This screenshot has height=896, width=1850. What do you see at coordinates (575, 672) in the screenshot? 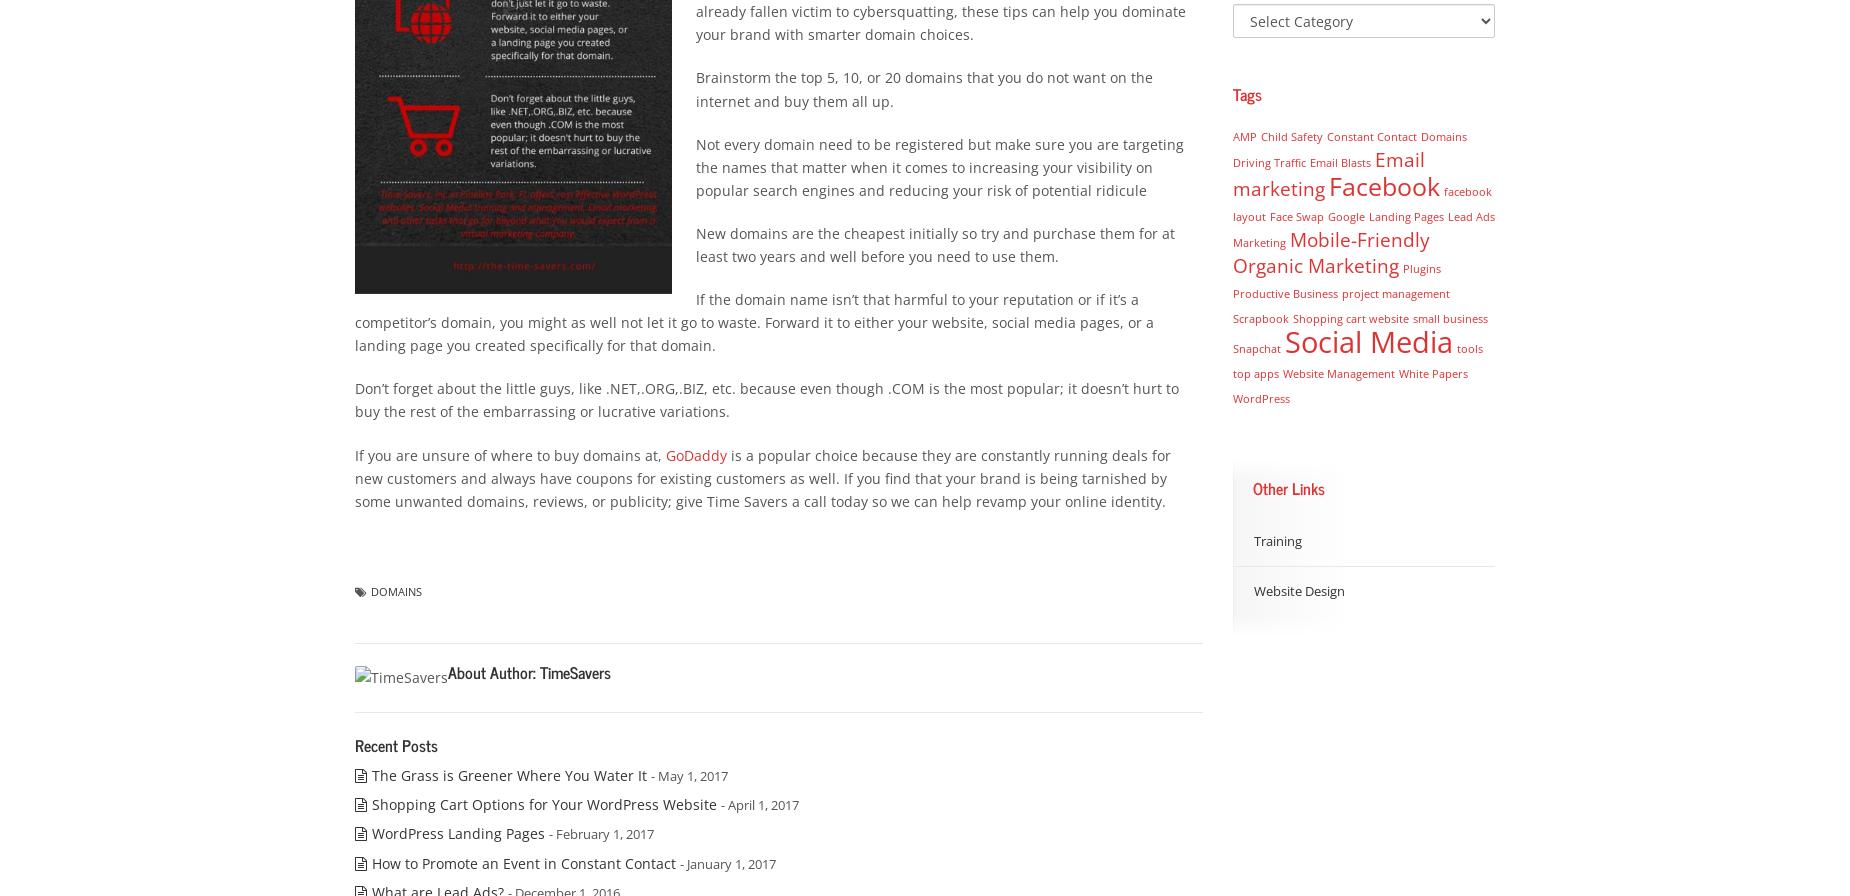
I see `'TimeSavers'` at bounding box center [575, 672].